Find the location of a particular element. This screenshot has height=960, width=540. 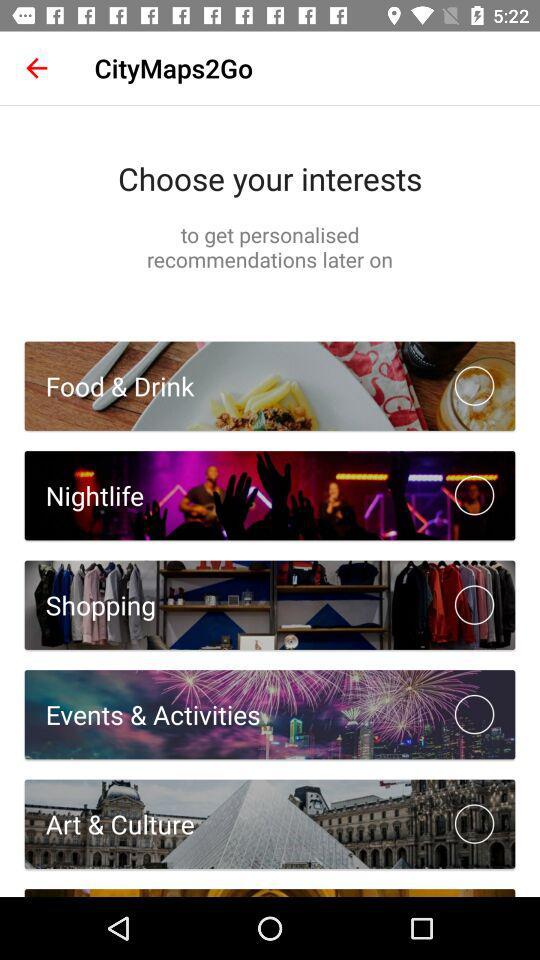

to get personalised item is located at coordinates (270, 246).